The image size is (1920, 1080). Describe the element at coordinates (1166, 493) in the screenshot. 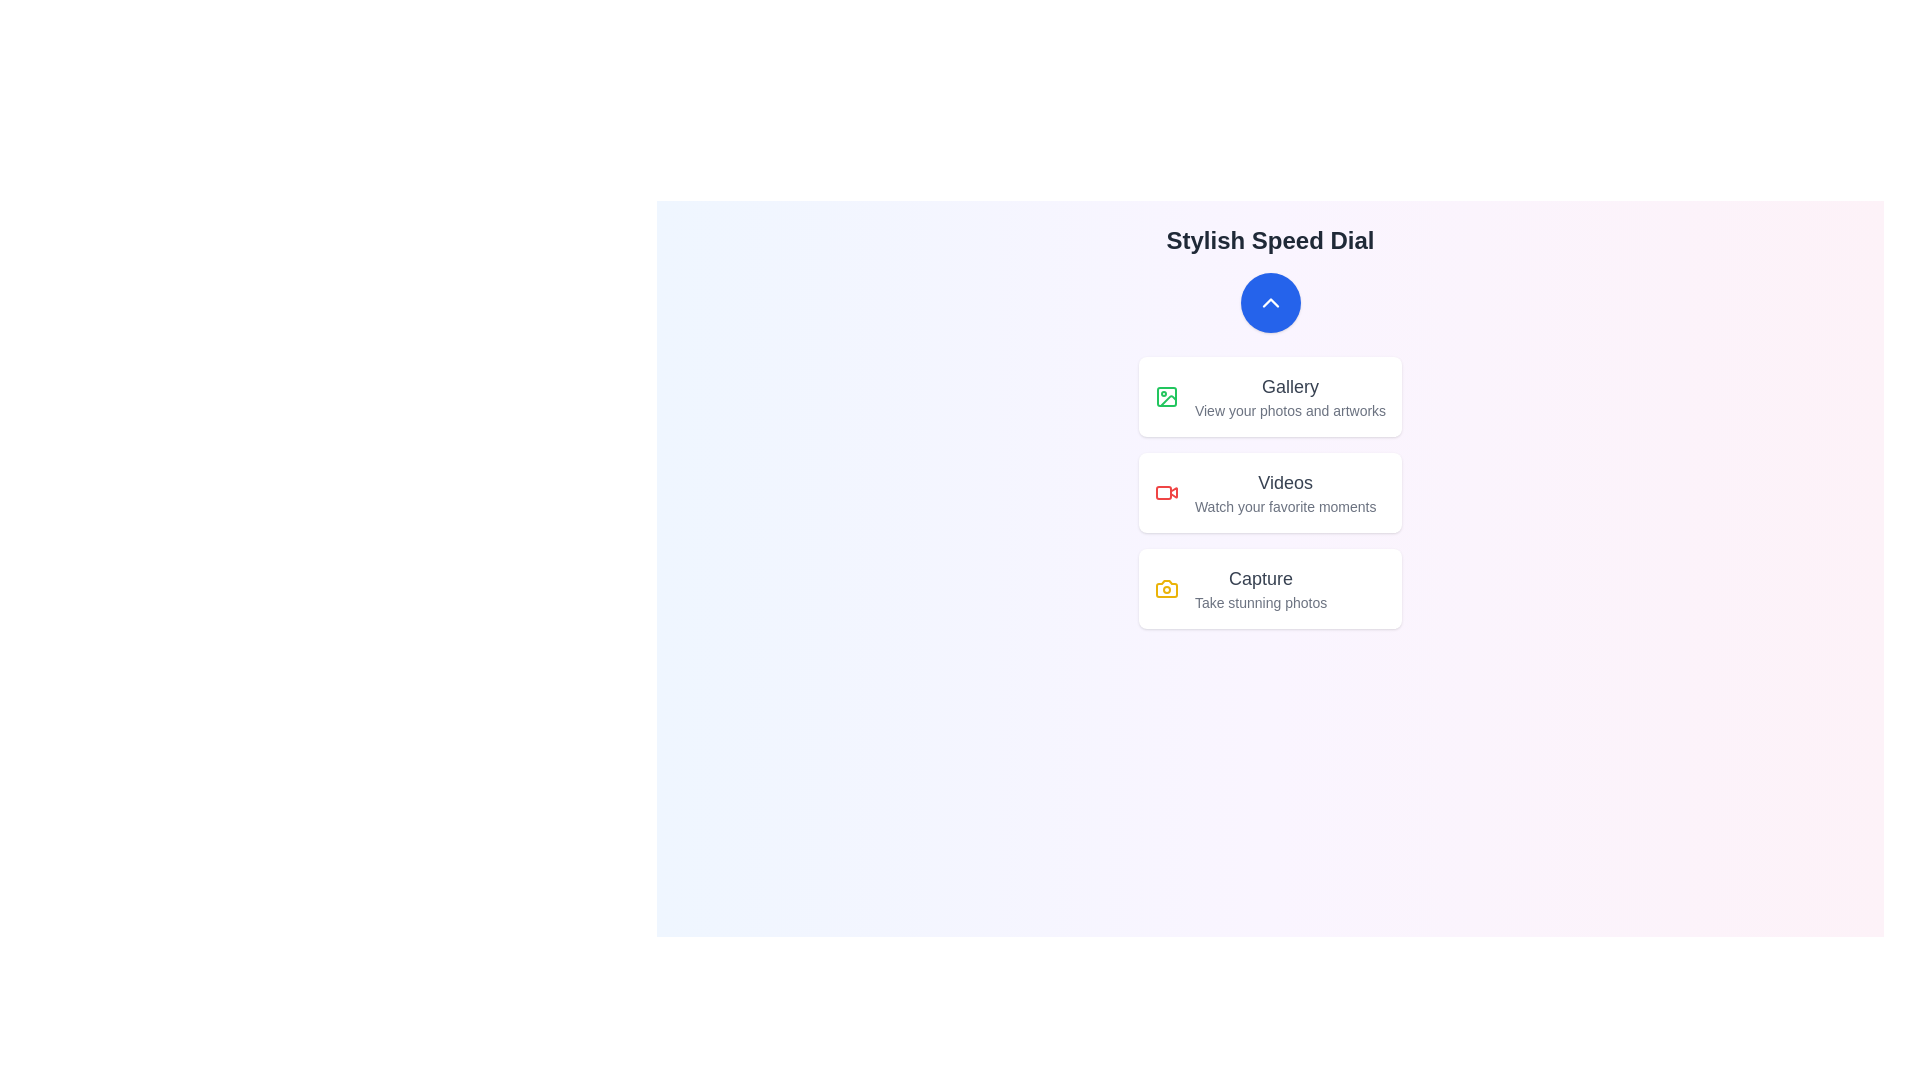

I see `the icon associated with Videos` at that location.